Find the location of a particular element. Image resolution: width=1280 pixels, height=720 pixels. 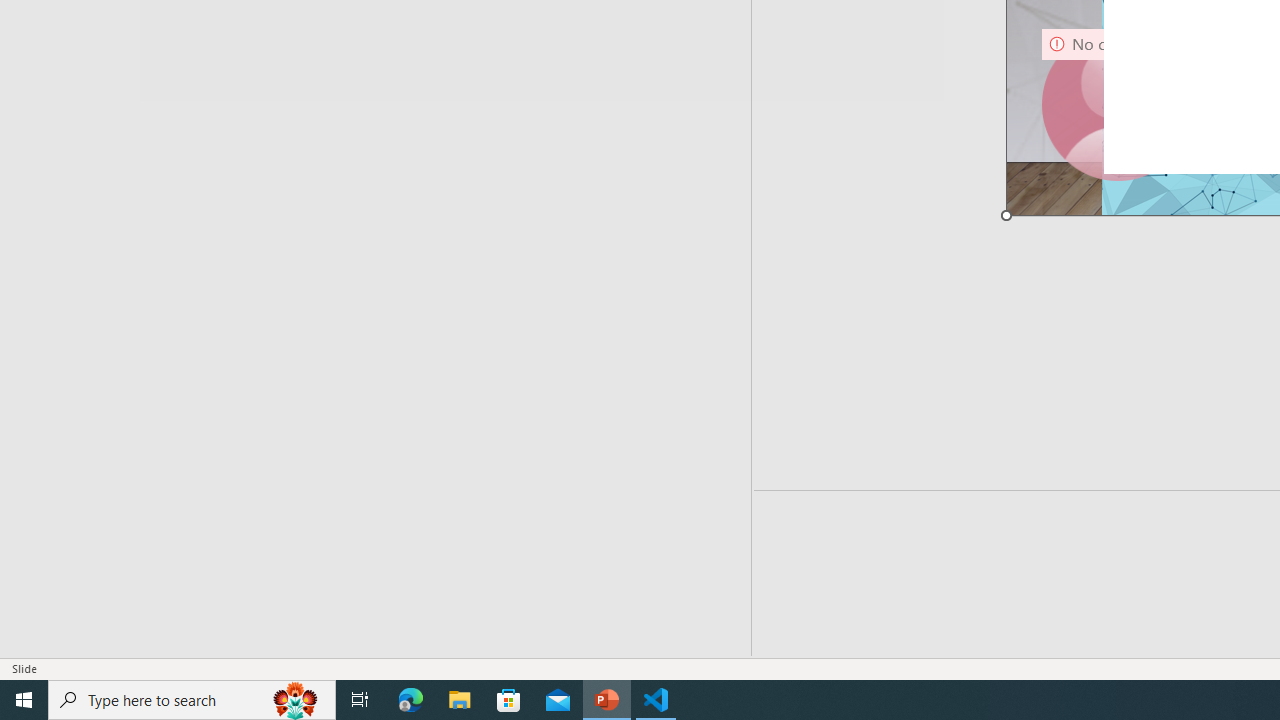

'Camera 9, No camera detected.' is located at coordinates (1116, 104).